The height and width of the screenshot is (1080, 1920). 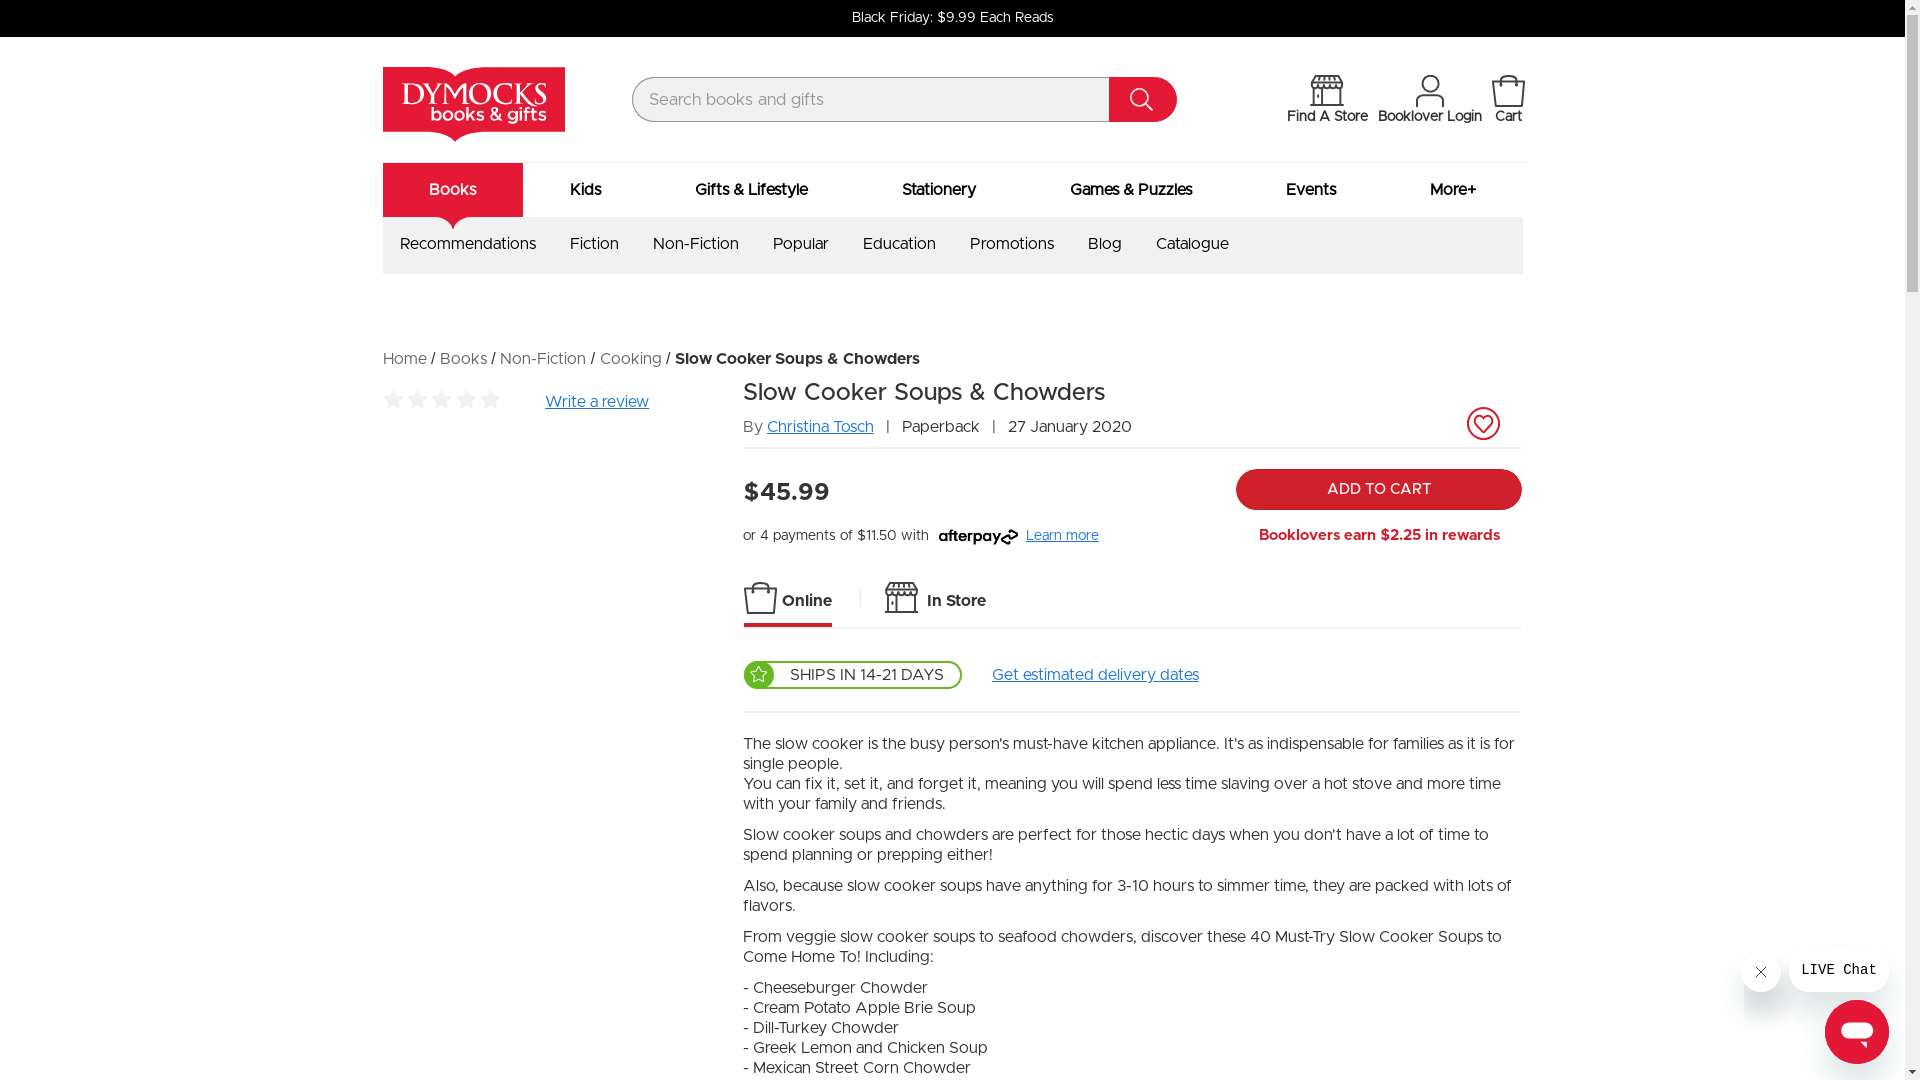 I want to click on 'Dymocks - Australia's leading bookseller', so click(x=382, y=104).